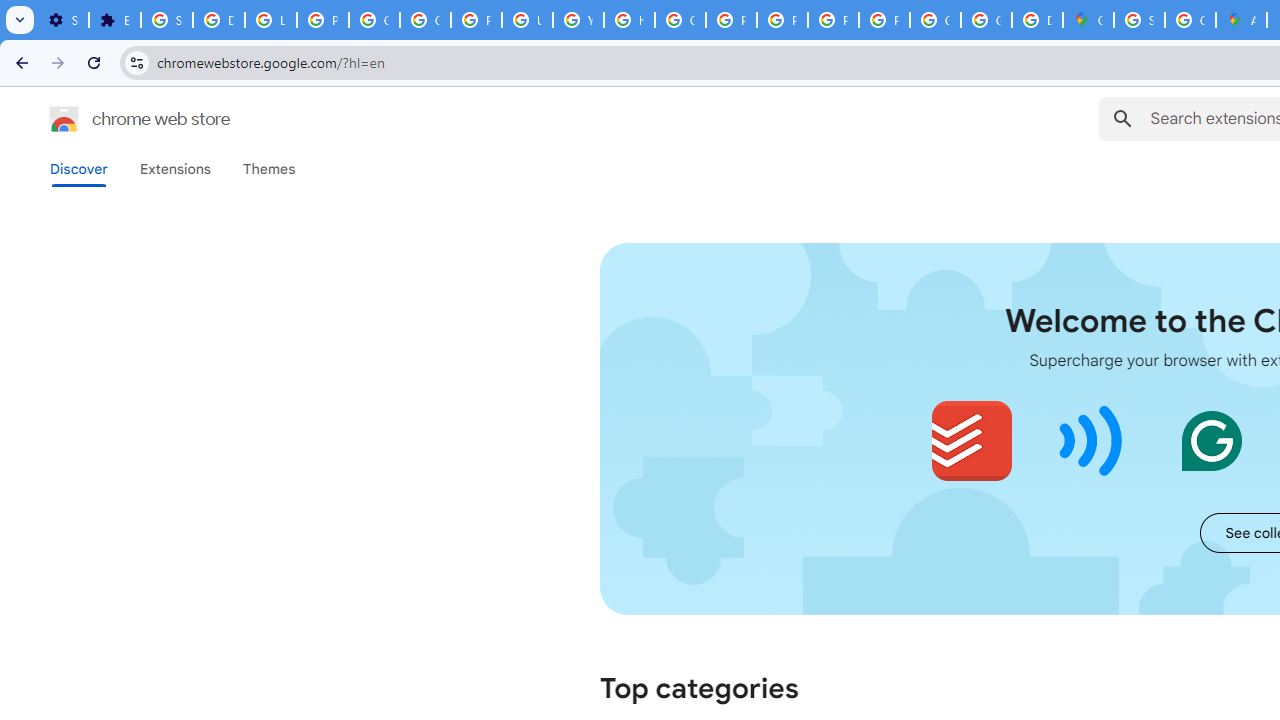  I want to click on 'Grammarly: AI Writing and Grammar Checker App', so click(1210, 440).